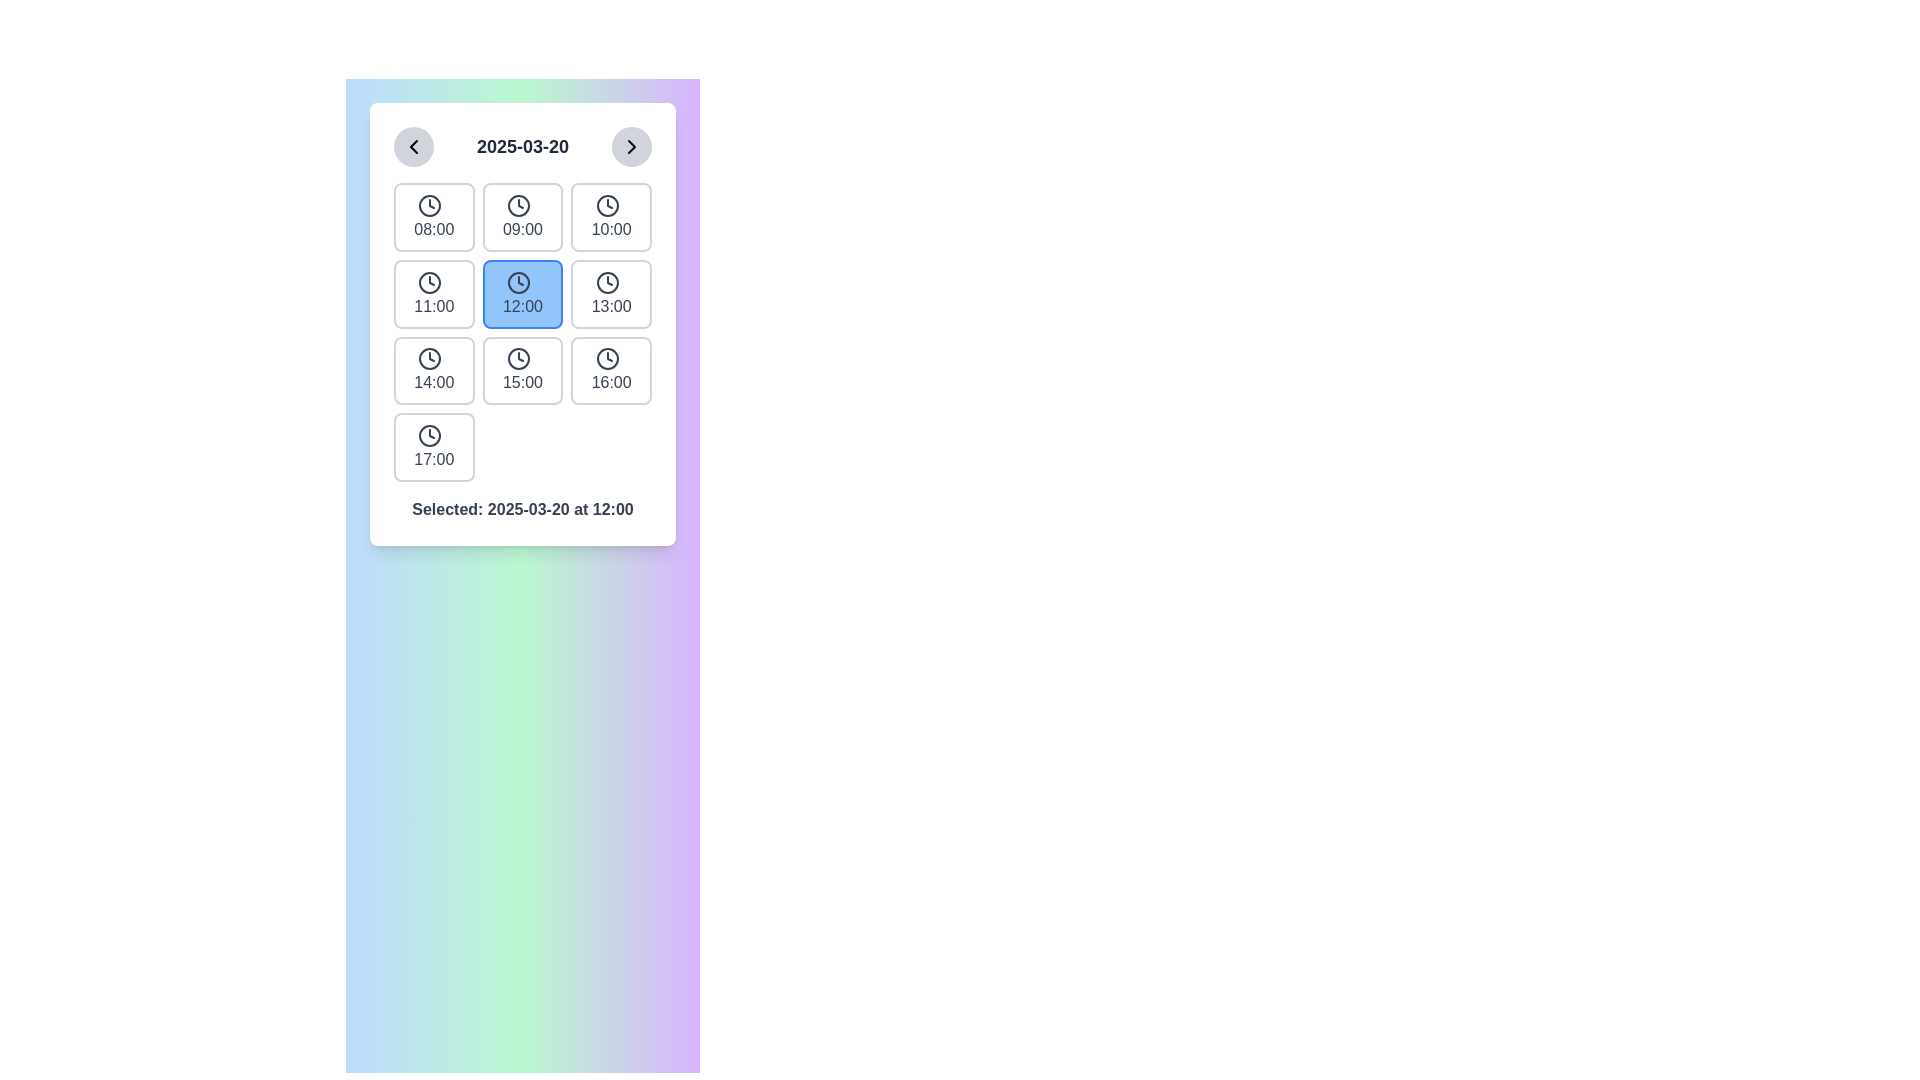 The width and height of the screenshot is (1920, 1080). What do you see at coordinates (429, 358) in the screenshot?
I see `the small clock icon with a circular outline and two clock hands, which is part of the button displaying the time '14:00' located in the fourth row, second column of the time selection grid` at bounding box center [429, 358].